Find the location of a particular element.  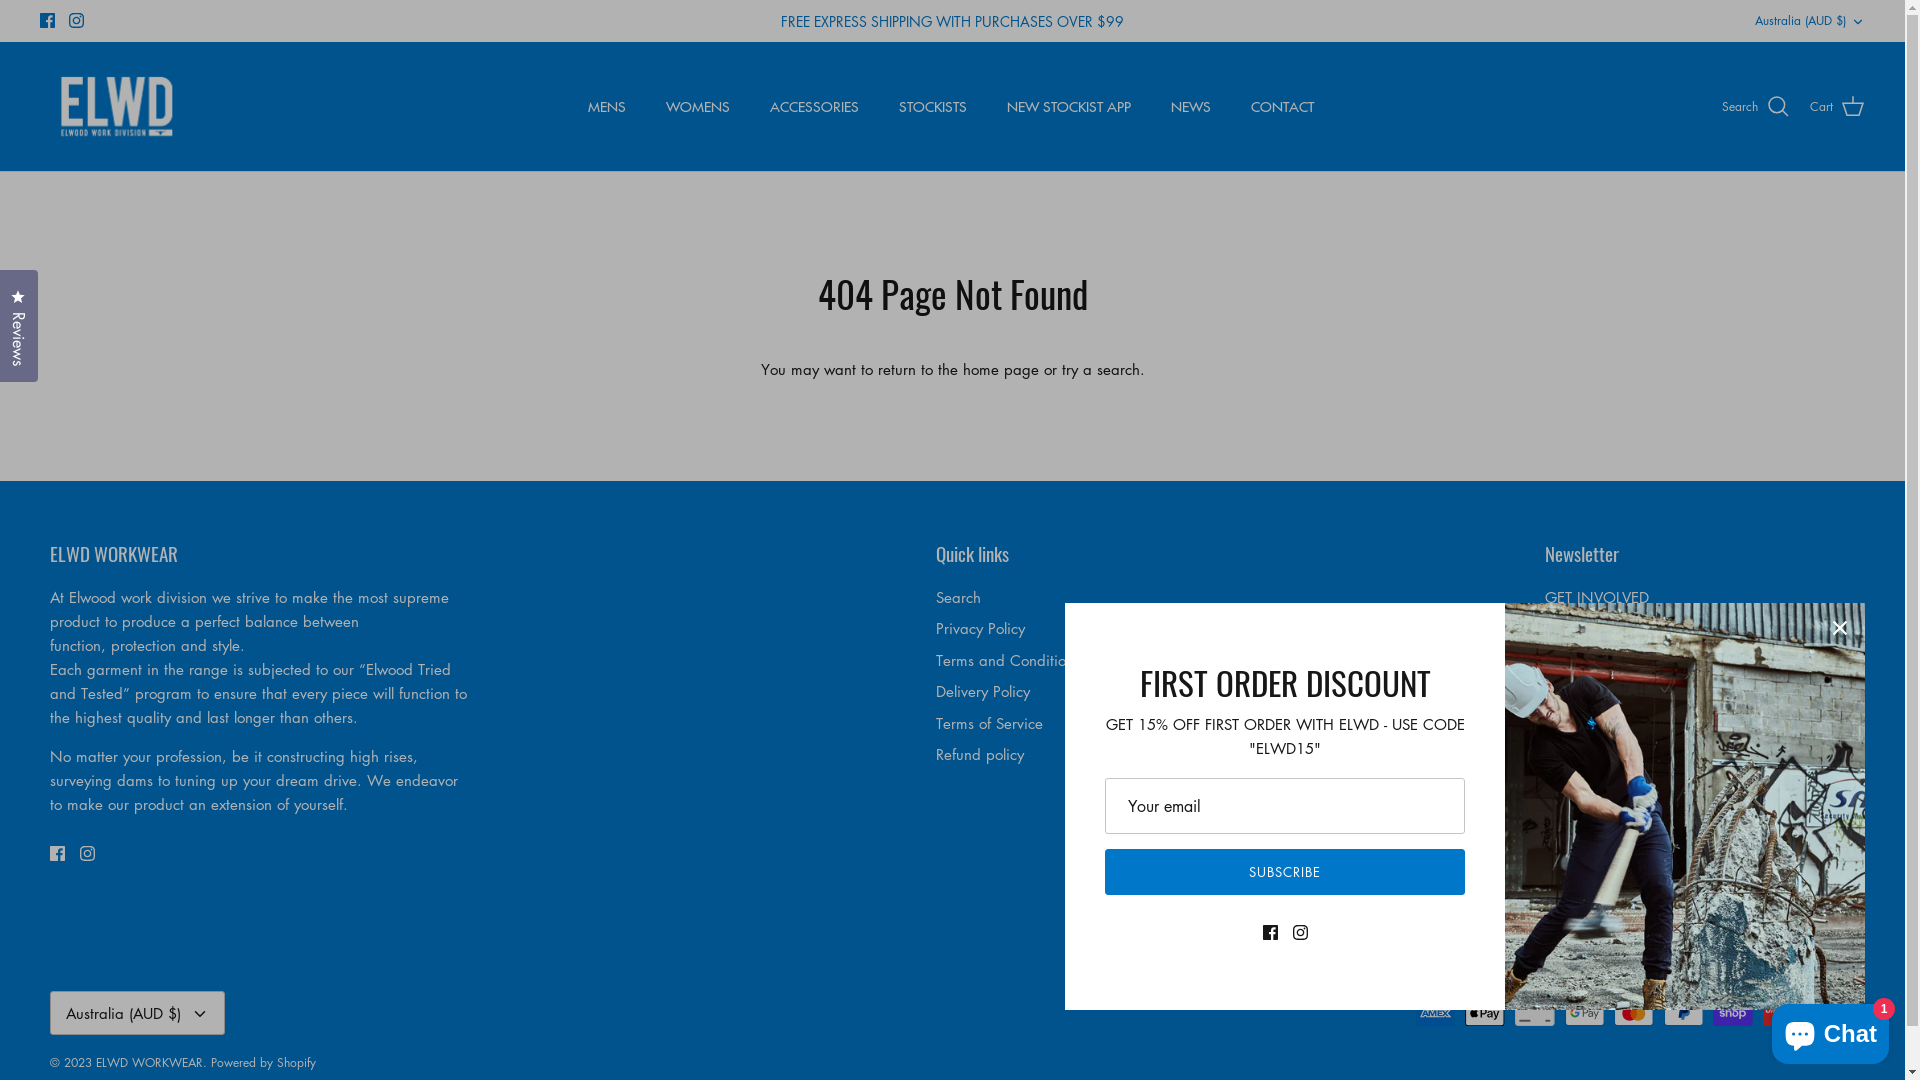

'Privacy Policy' is located at coordinates (935, 627).